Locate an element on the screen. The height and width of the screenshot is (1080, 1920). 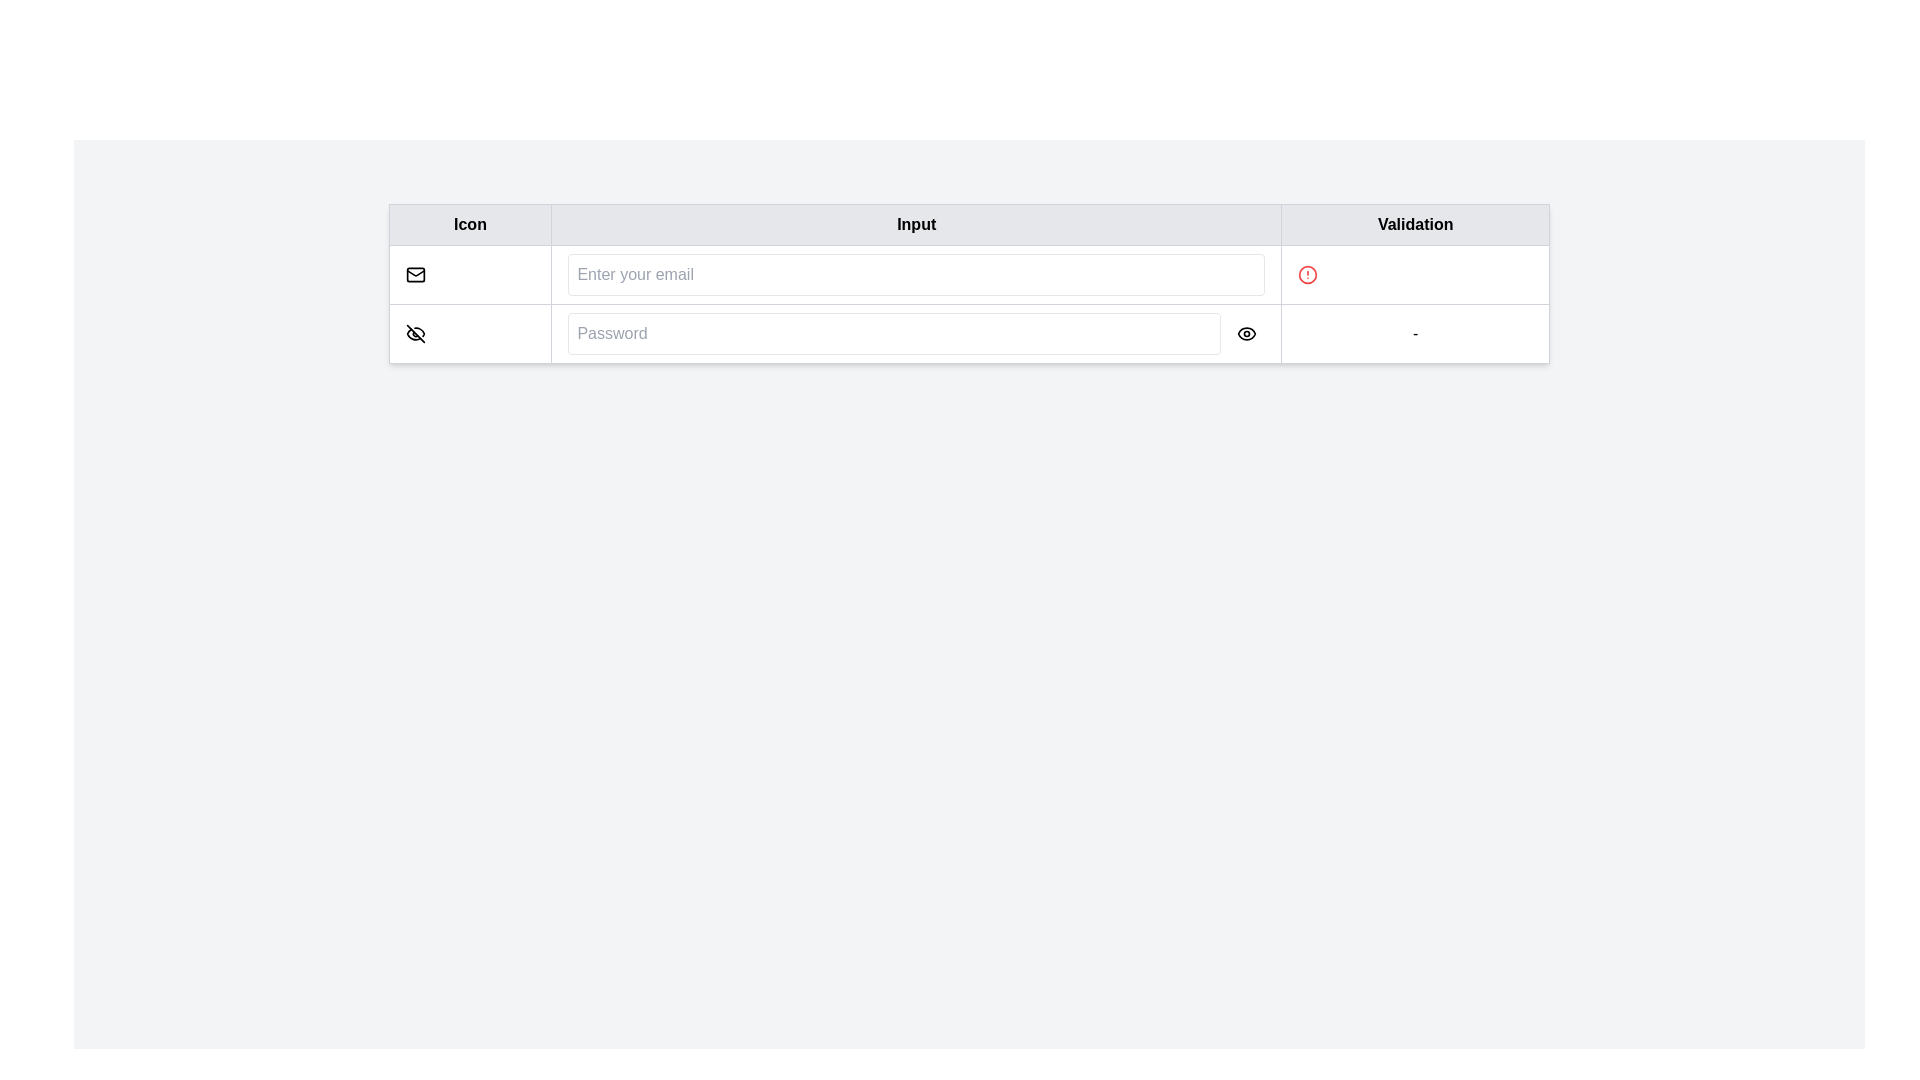
the static text label that displays a hyphen ('-') and is located in the third column of the second row in the grid layout, serving as the validation cell for the password field is located at coordinates (1414, 333).